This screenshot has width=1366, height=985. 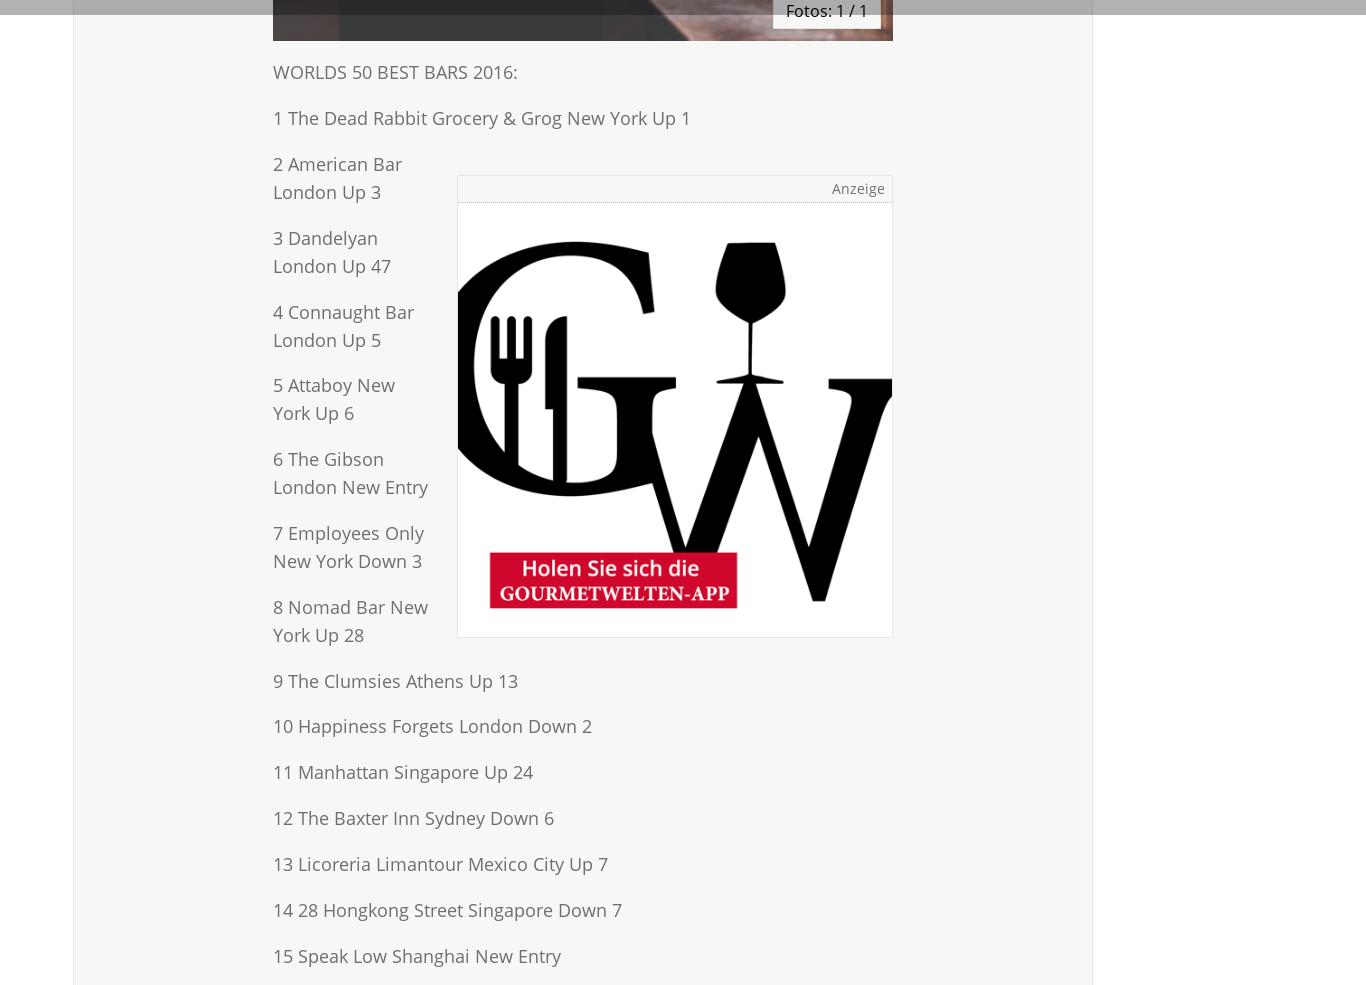 What do you see at coordinates (394, 71) in the screenshot?
I see `'WORLDS 50 BEST BARS 2016:'` at bounding box center [394, 71].